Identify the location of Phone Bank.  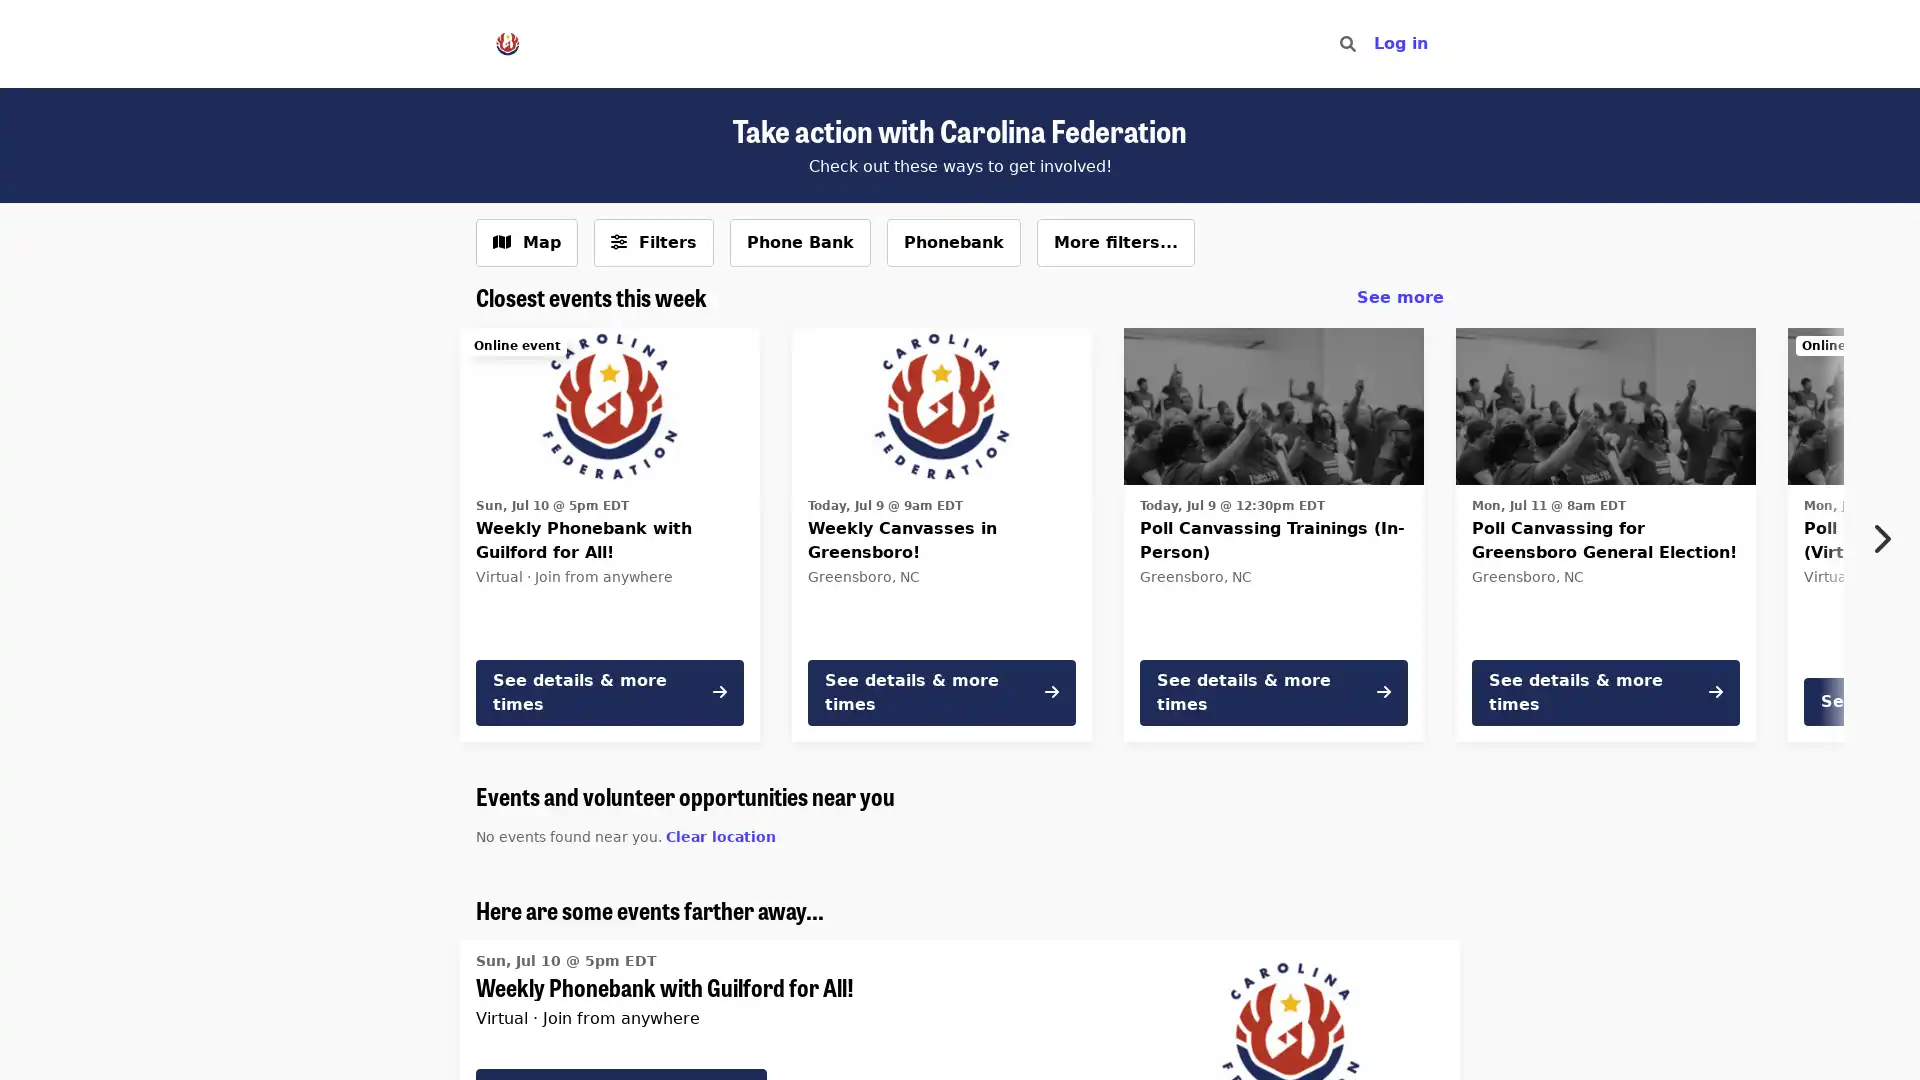
(800, 242).